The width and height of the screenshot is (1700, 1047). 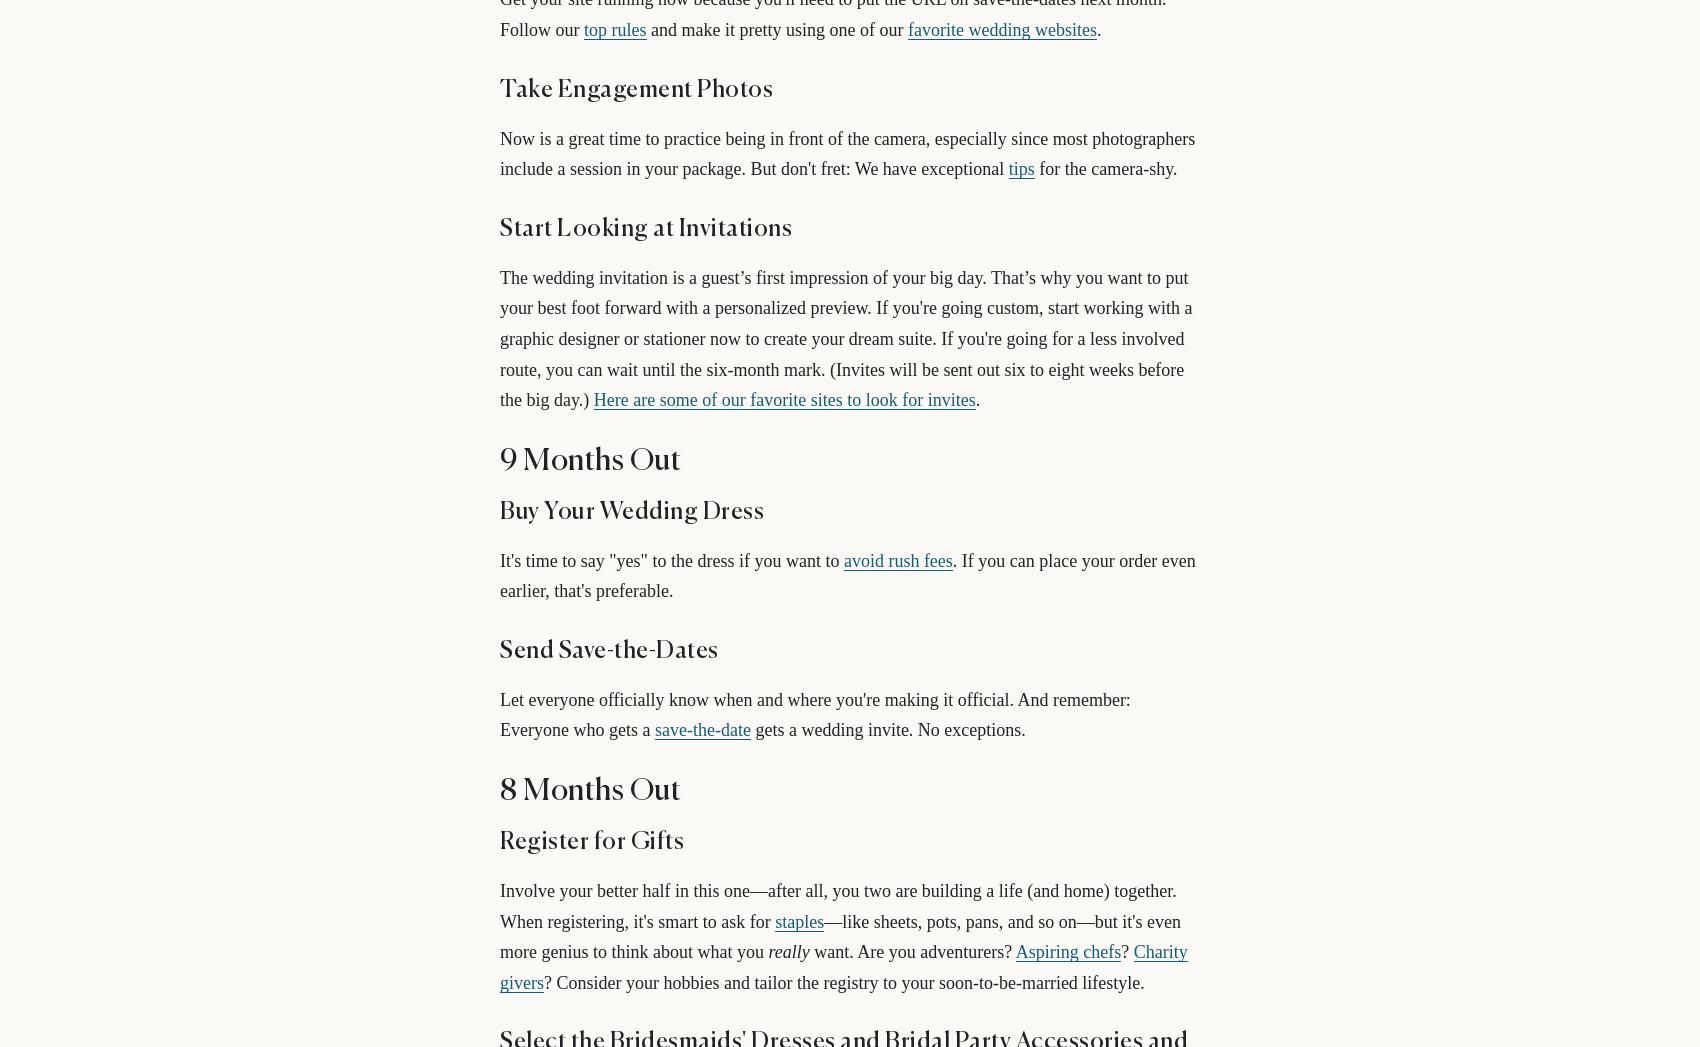 What do you see at coordinates (838, 936) in the screenshot?
I see `'—like sheets, pots, pans, and so on—but it's even more genius to think about what you'` at bounding box center [838, 936].